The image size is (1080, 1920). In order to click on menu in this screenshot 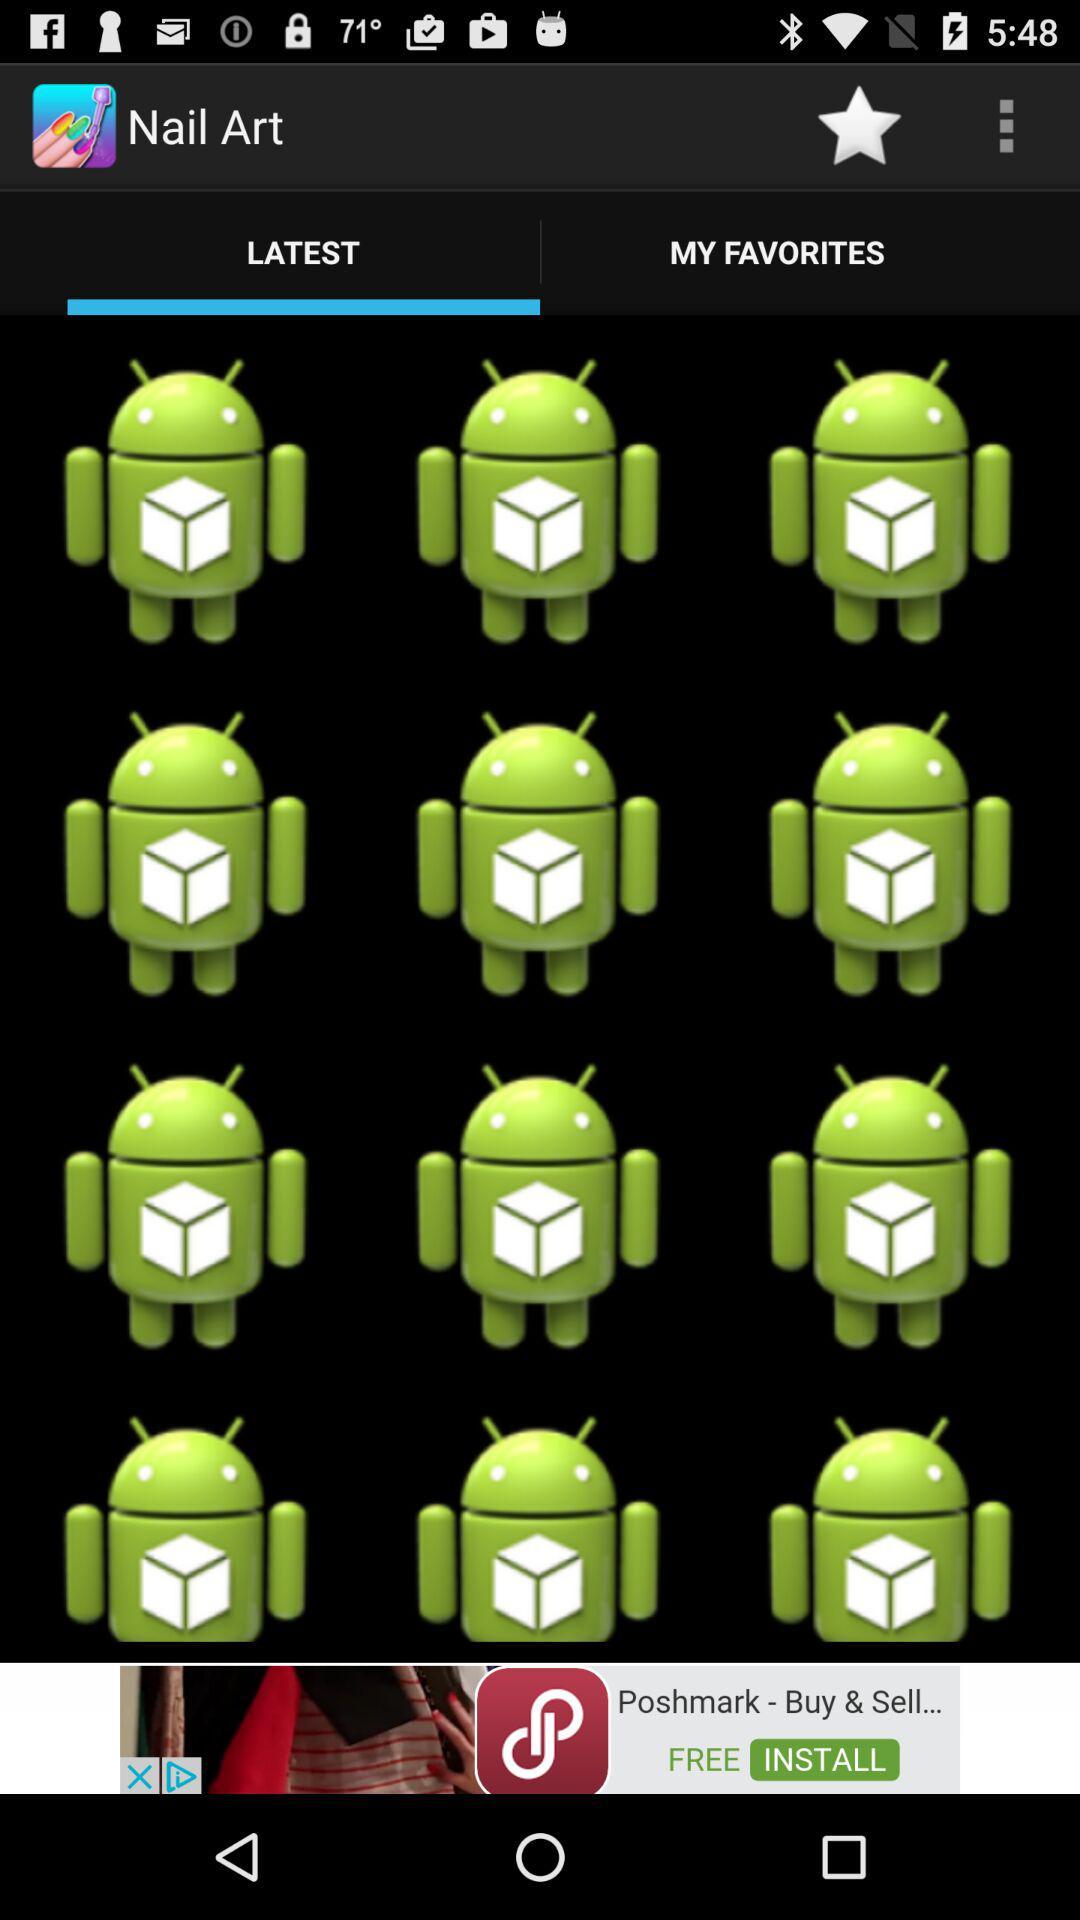, I will do `click(1006, 124)`.